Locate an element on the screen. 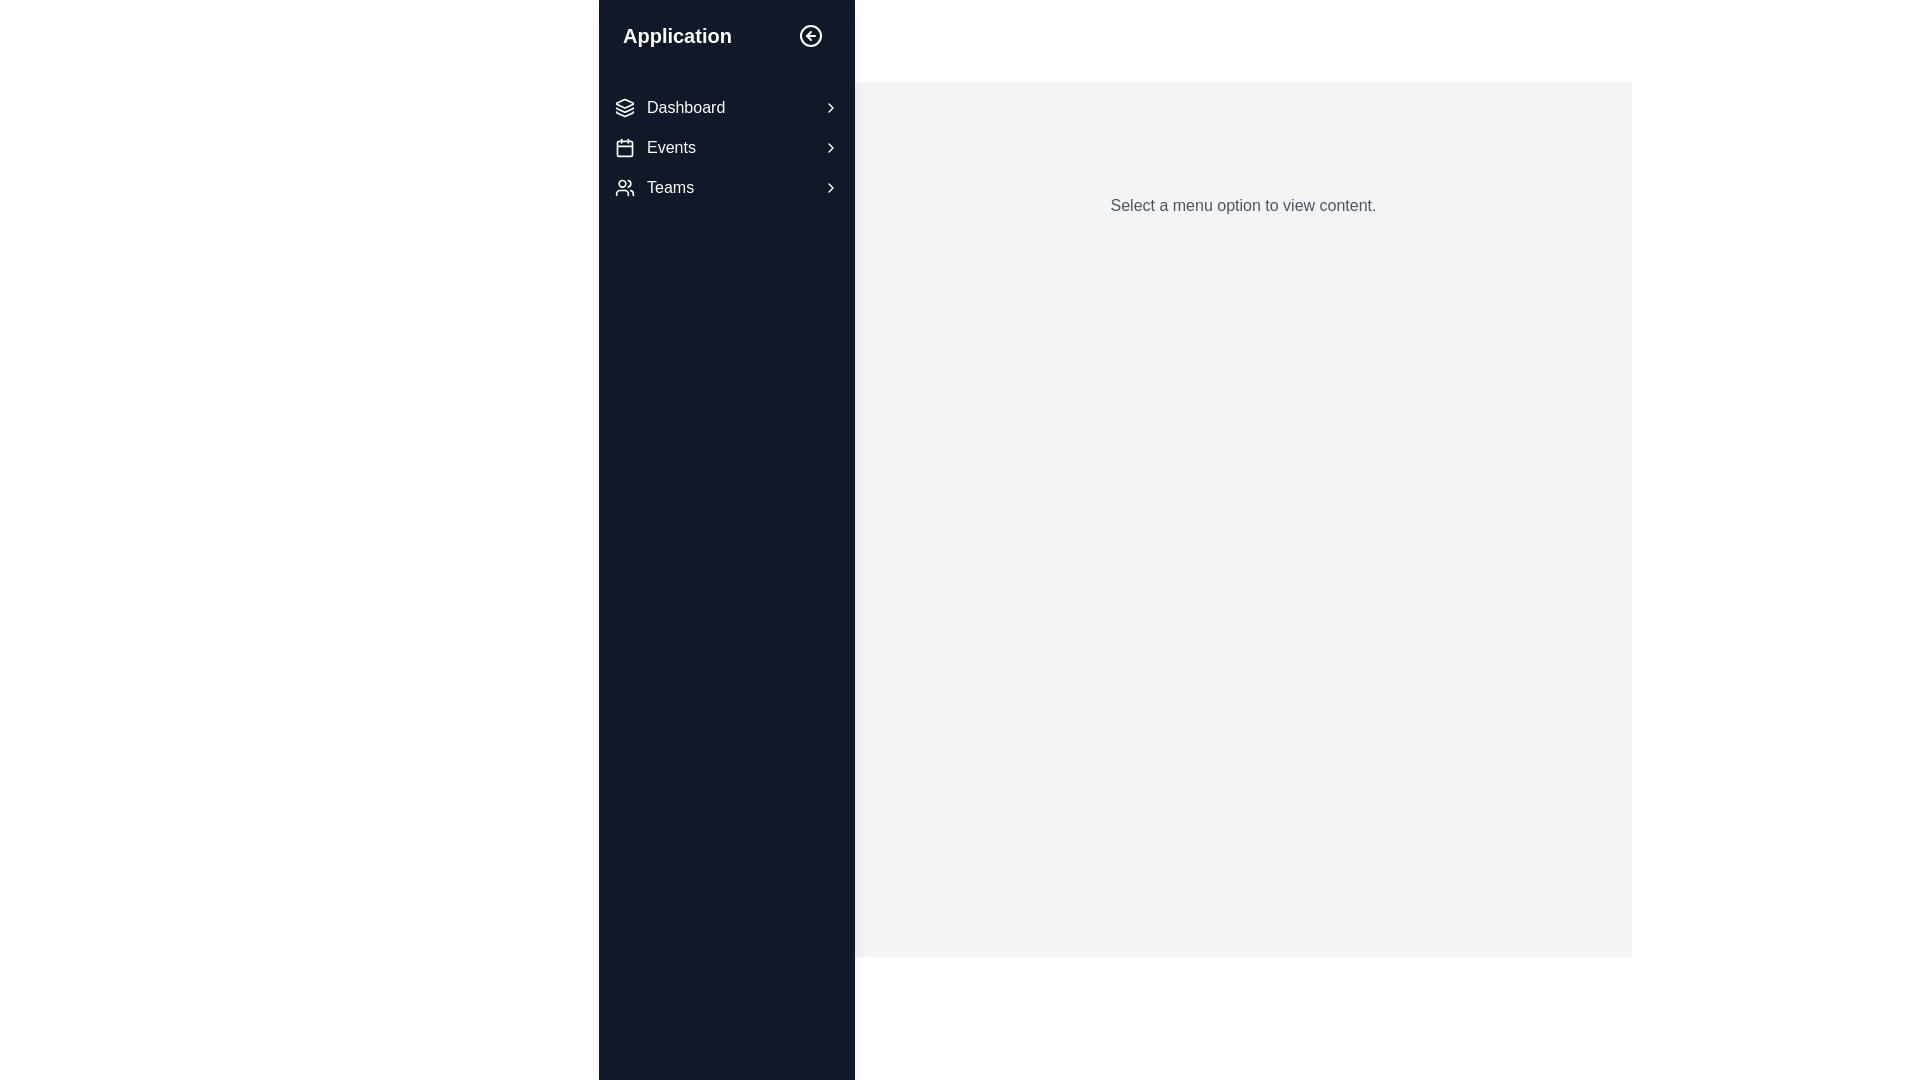  the 'Events' navigation menu item is located at coordinates (725, 146).